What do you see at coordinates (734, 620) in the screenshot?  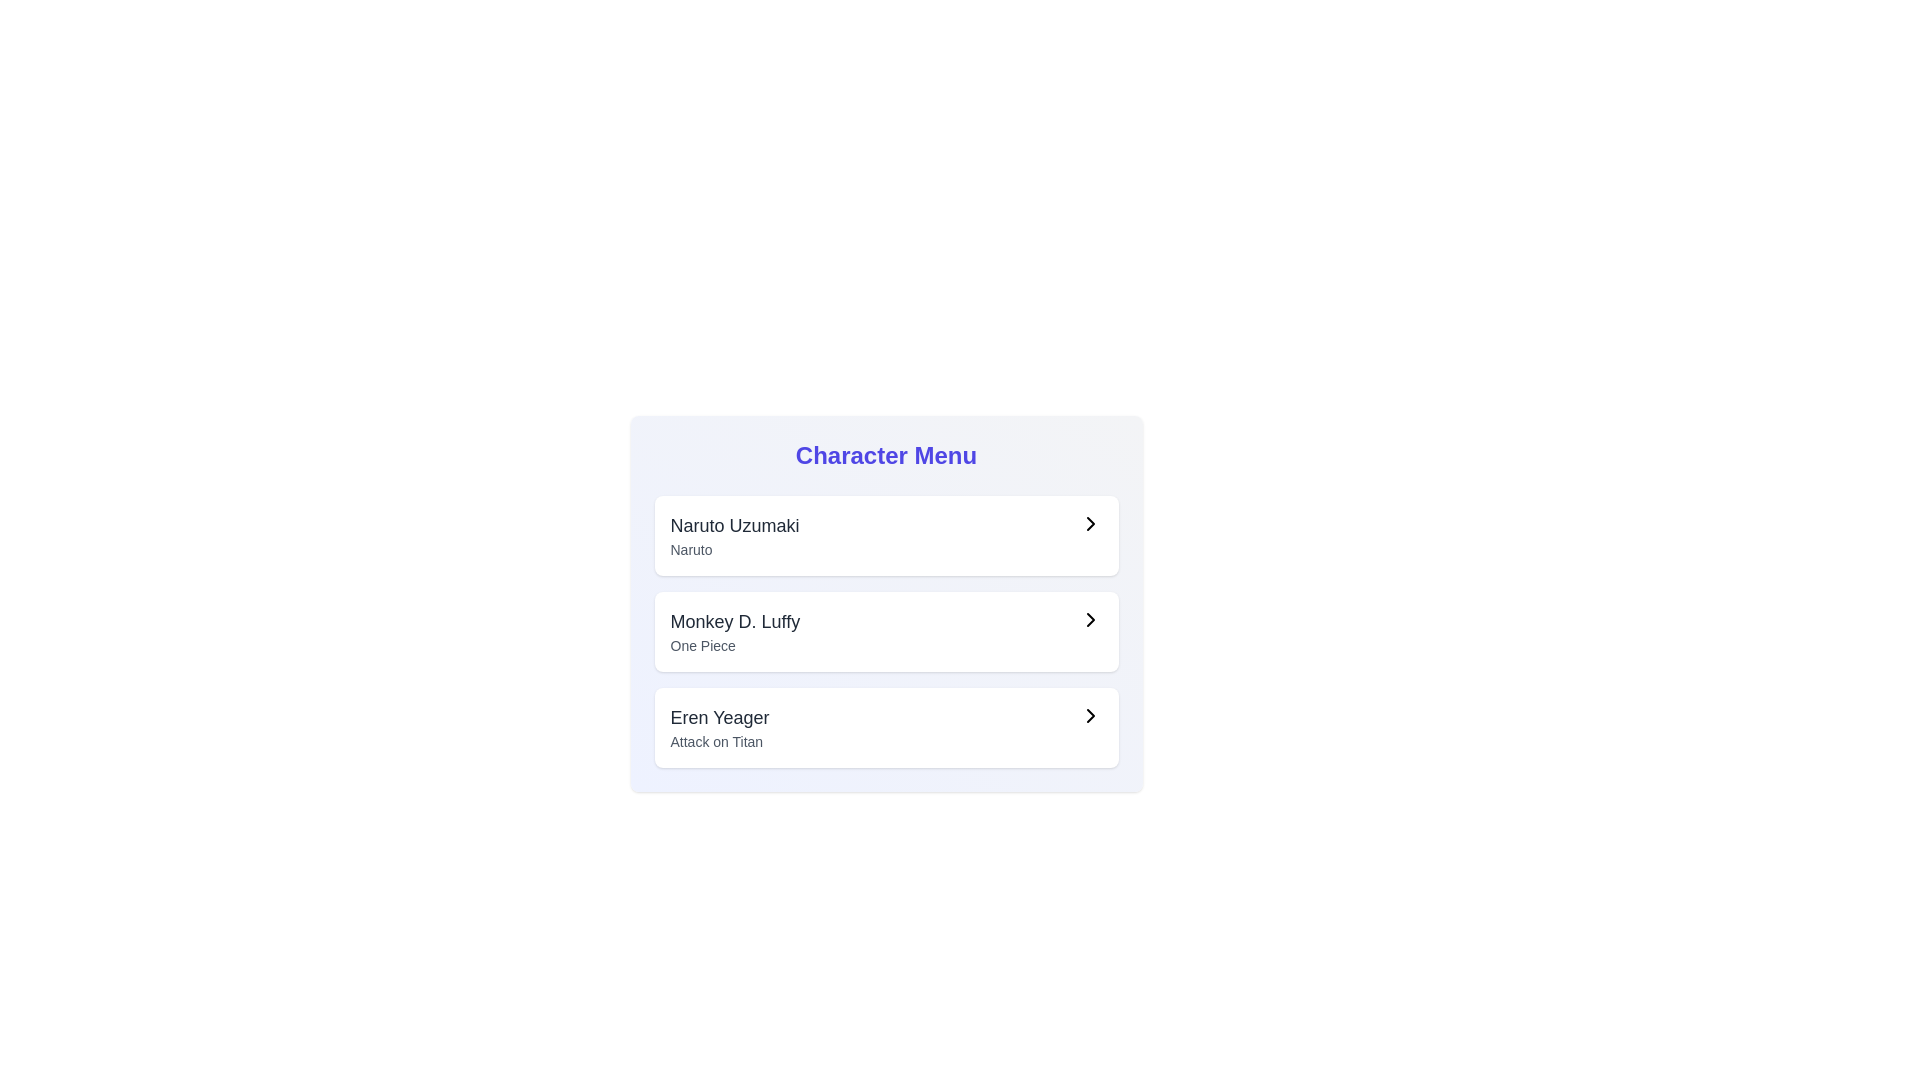 I see `the Text label indicating the name of the character 'Monkey D. Luffy' in the 'Character Menu'` at bounding box center [734, 620].